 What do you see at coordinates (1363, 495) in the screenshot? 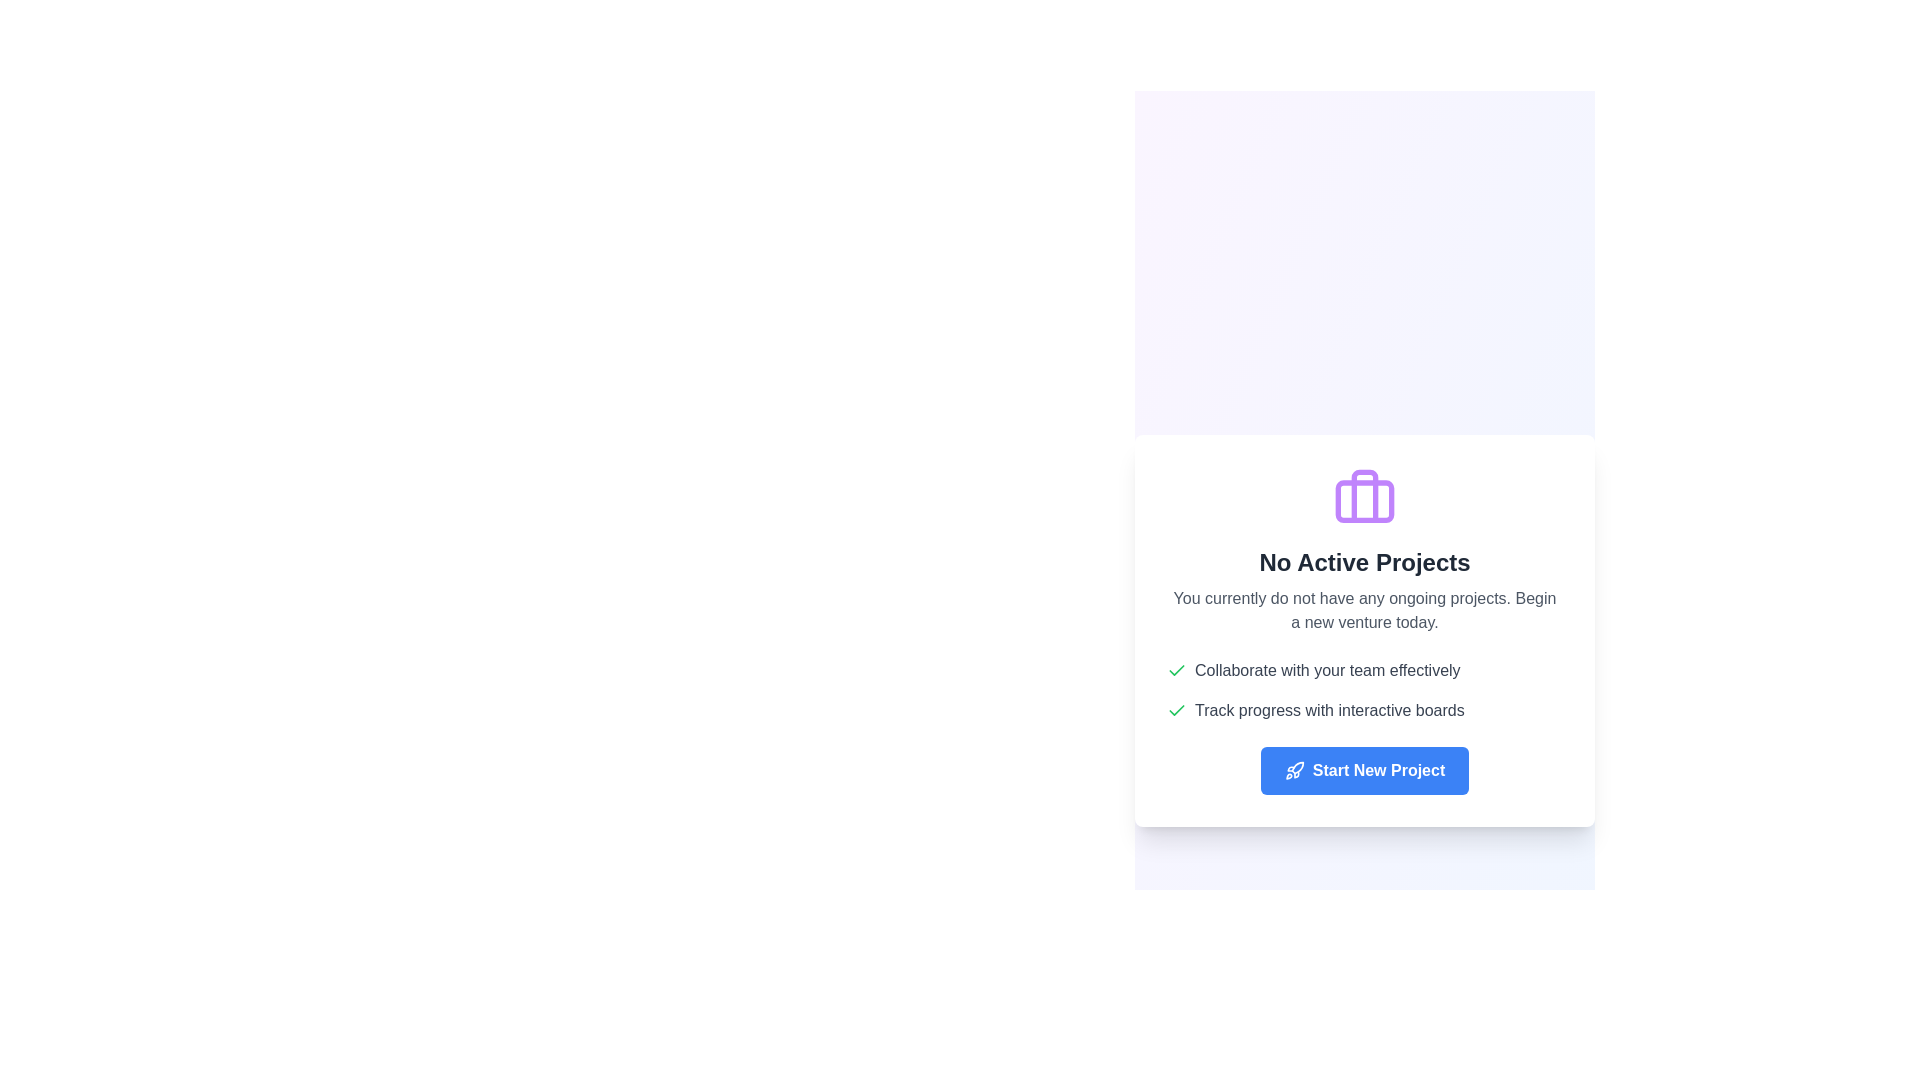
I see `the decorative Icon component within the purple briefcase icon located above the header 'No Active Projects'` at bounding box center [1363, 495].